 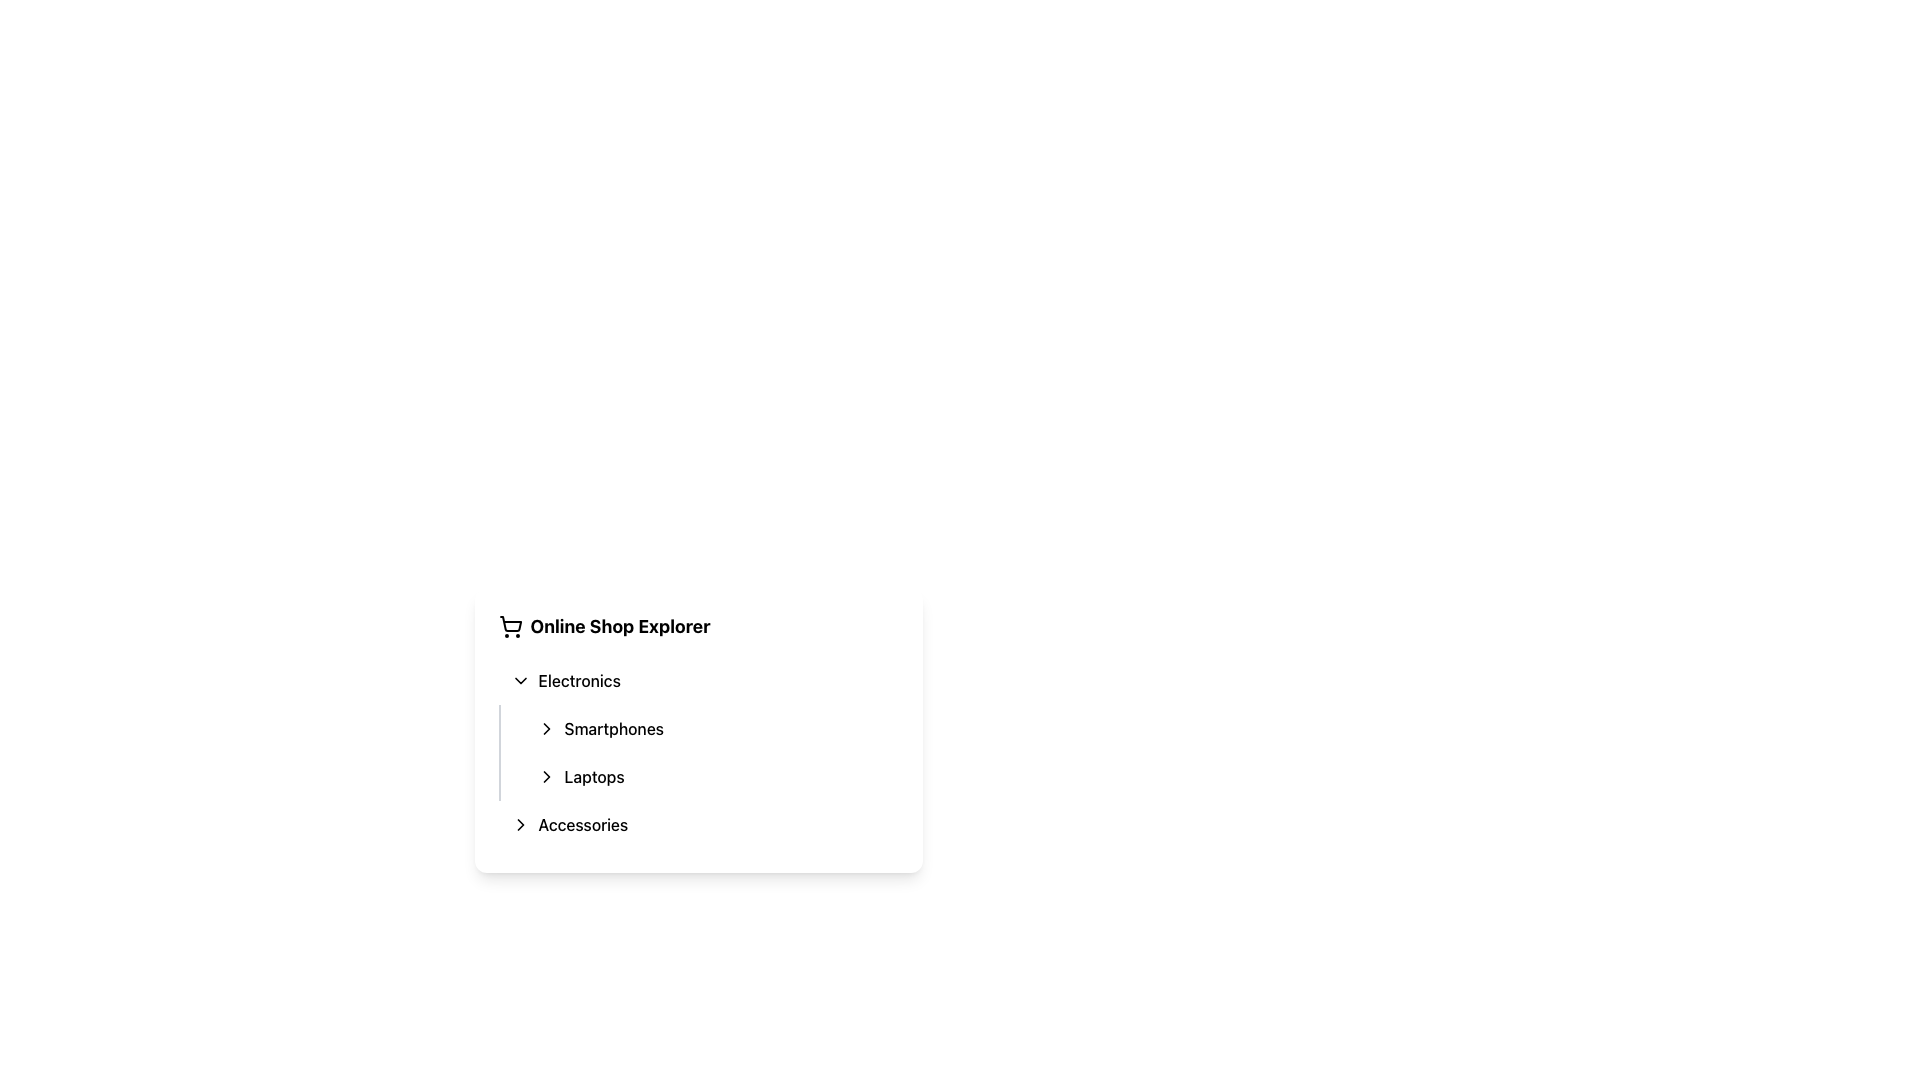 What do you see at coordinates (613, 729) in the screenshot?
I see `the 'Smartphones' label in the navigation menu under 'Electronics' to guide users to the Smartphones section` at bounding box center [613, 729].